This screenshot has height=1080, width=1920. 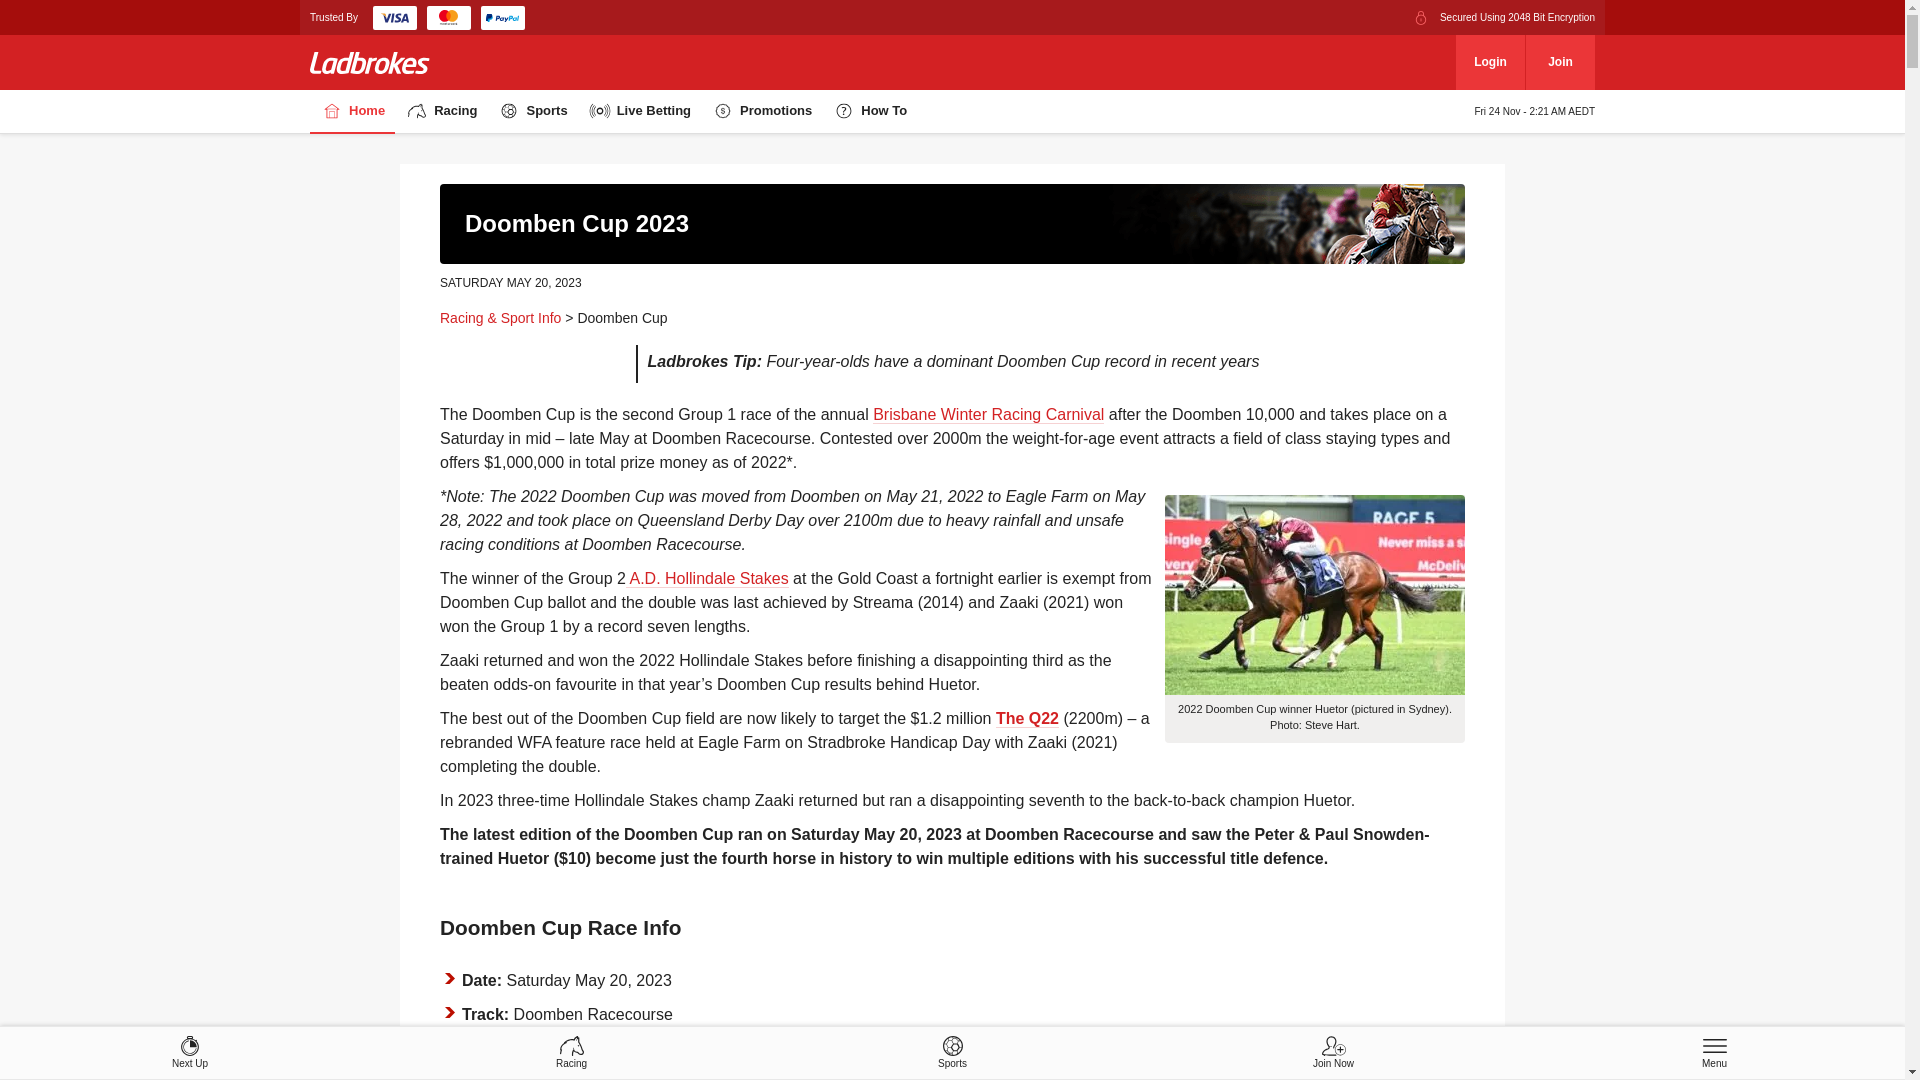 I want to click on 'Home', so click(x=309, y=111).